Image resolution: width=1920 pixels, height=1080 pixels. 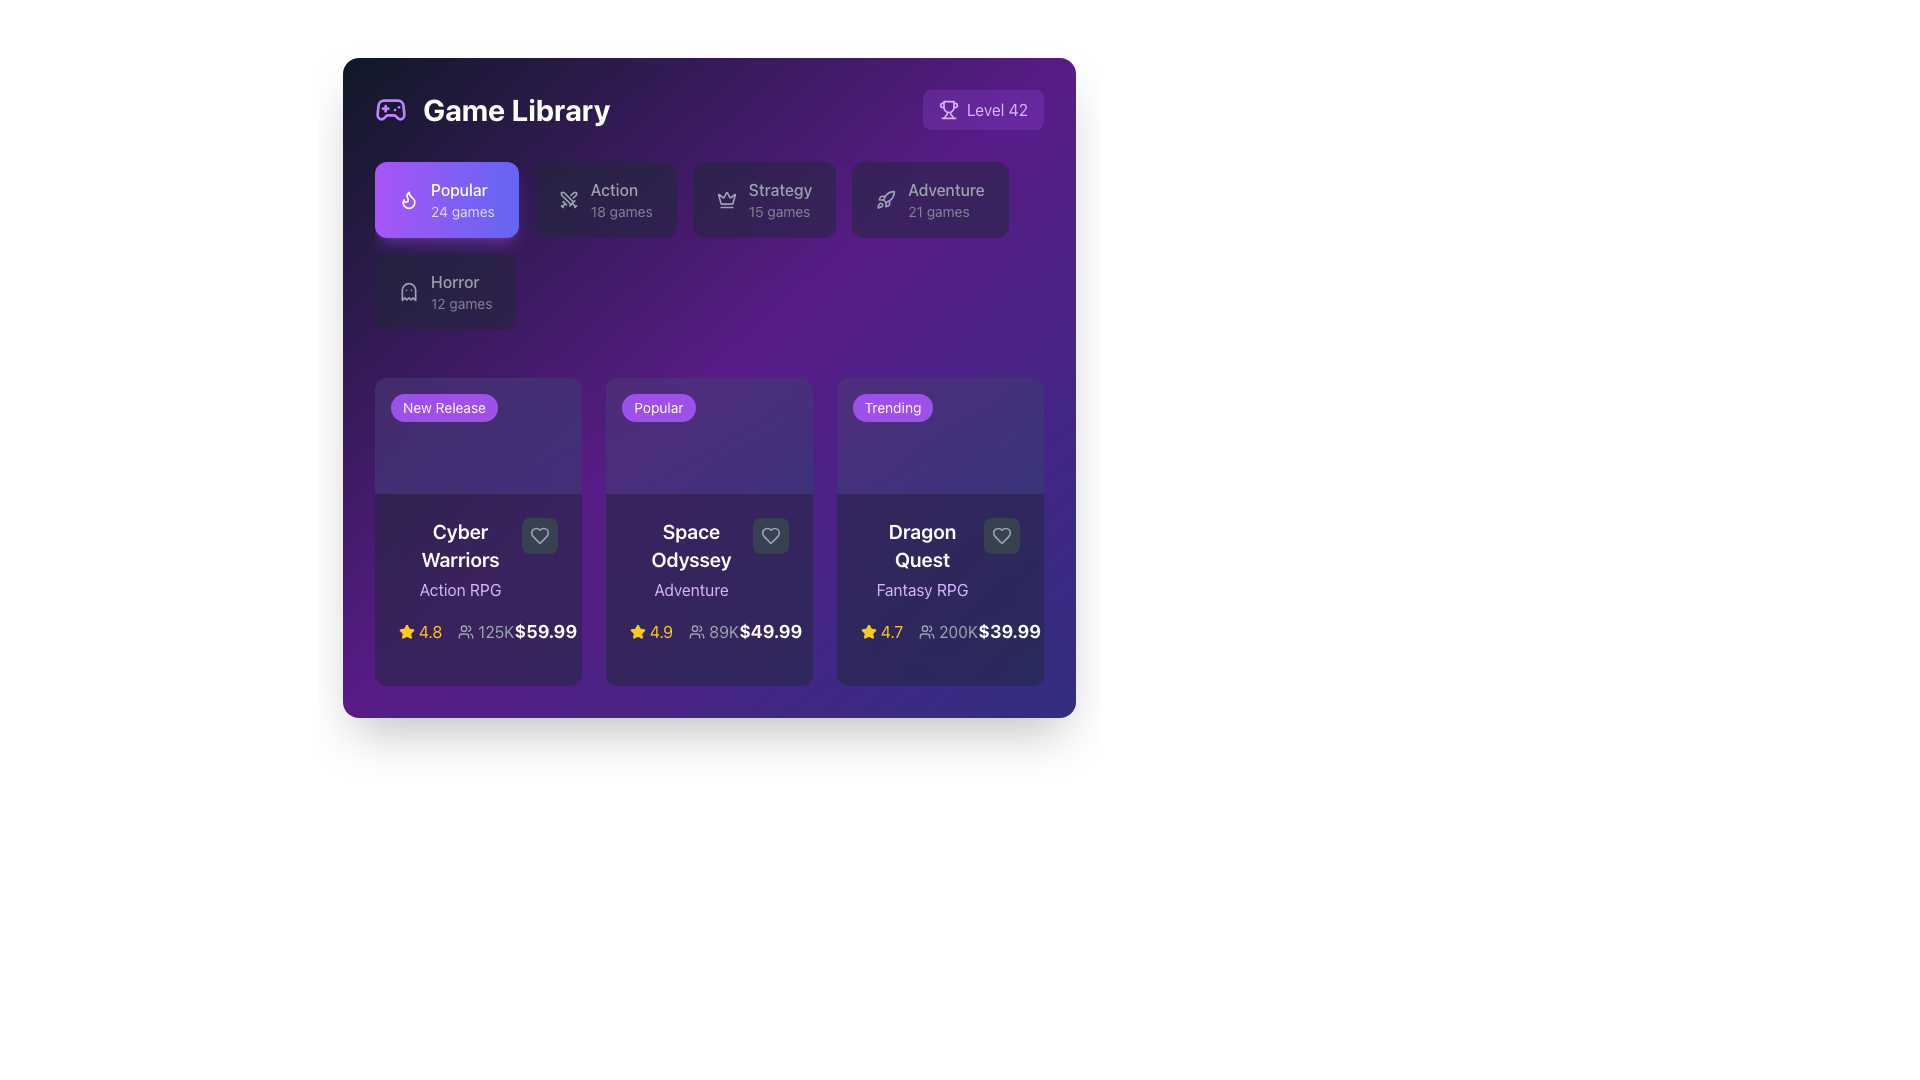 I want to click on text label indicating 'Popular' which is located at the top left section of the interface, following the flame-shaped icon, so click(x=461, y=200).